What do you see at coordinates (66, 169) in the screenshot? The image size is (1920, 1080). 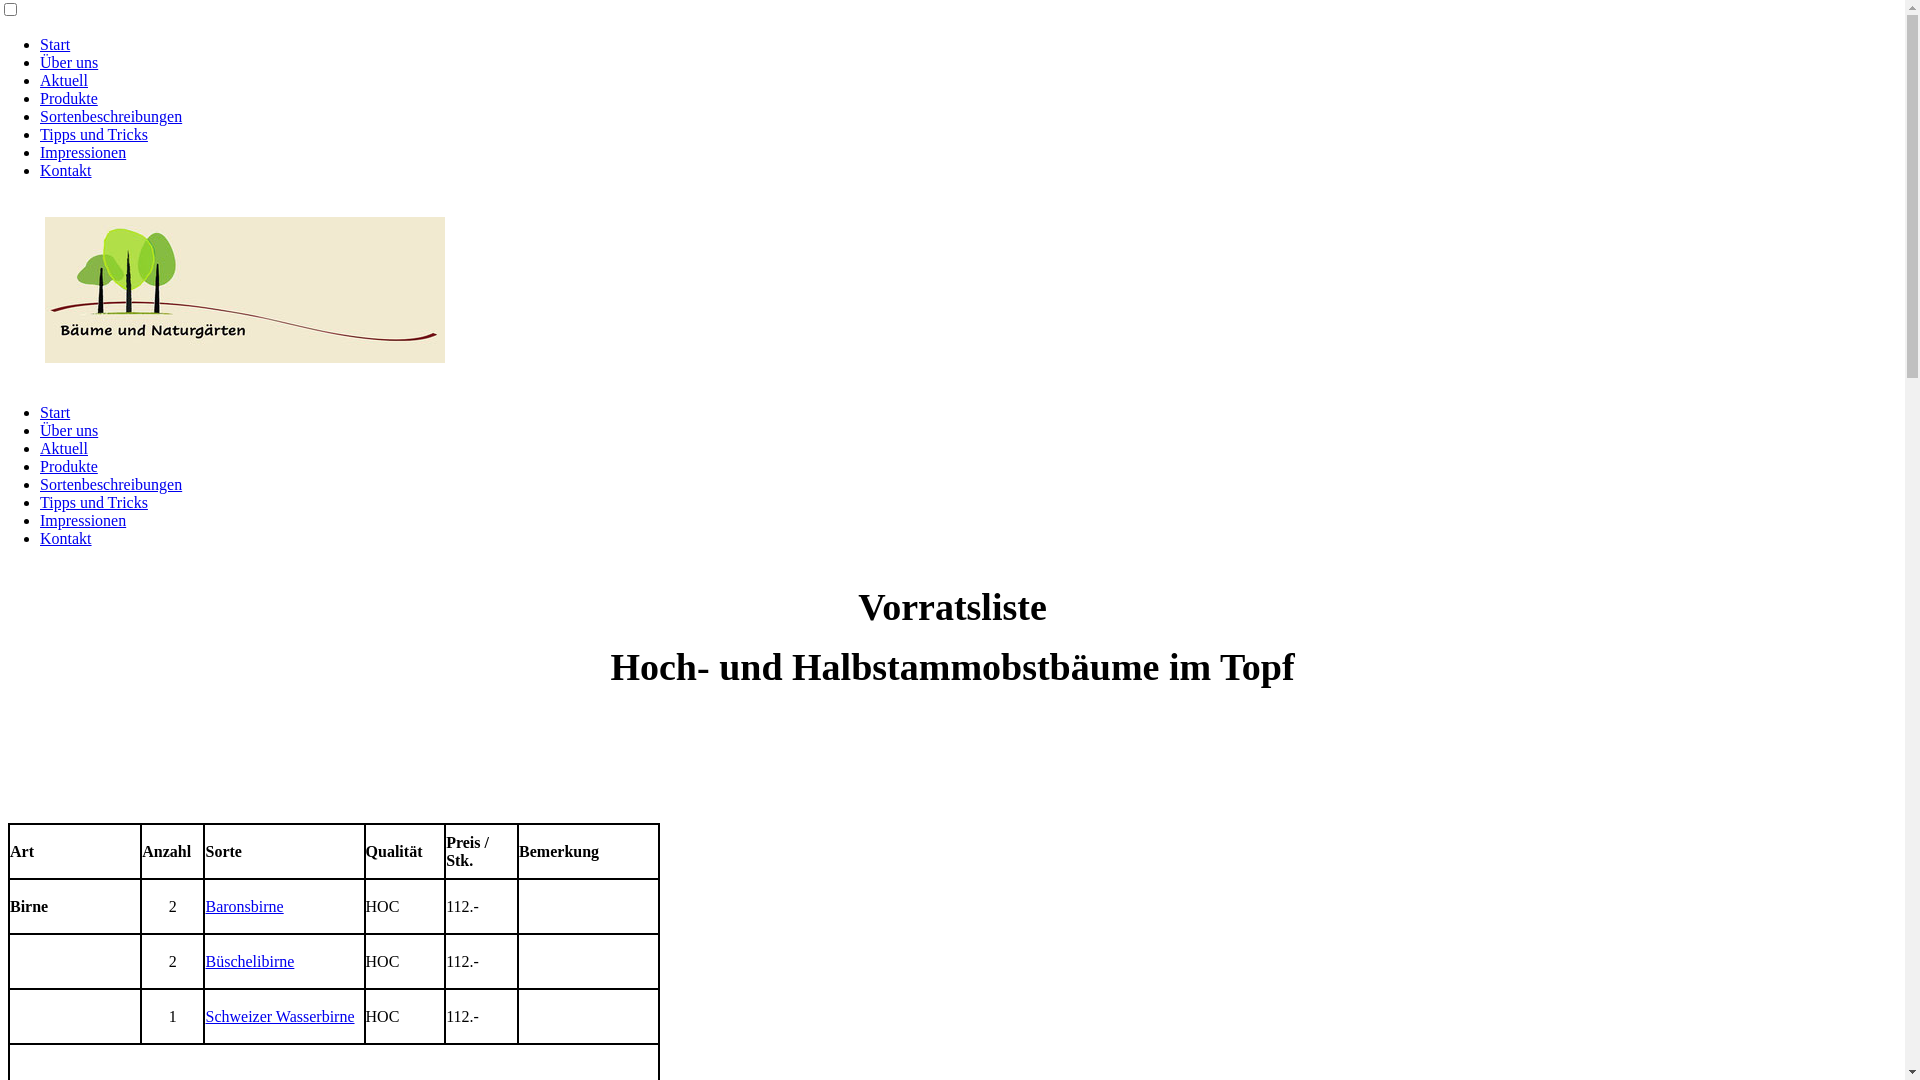 I see `'Kontakt'` at bounding box center [66, 169].